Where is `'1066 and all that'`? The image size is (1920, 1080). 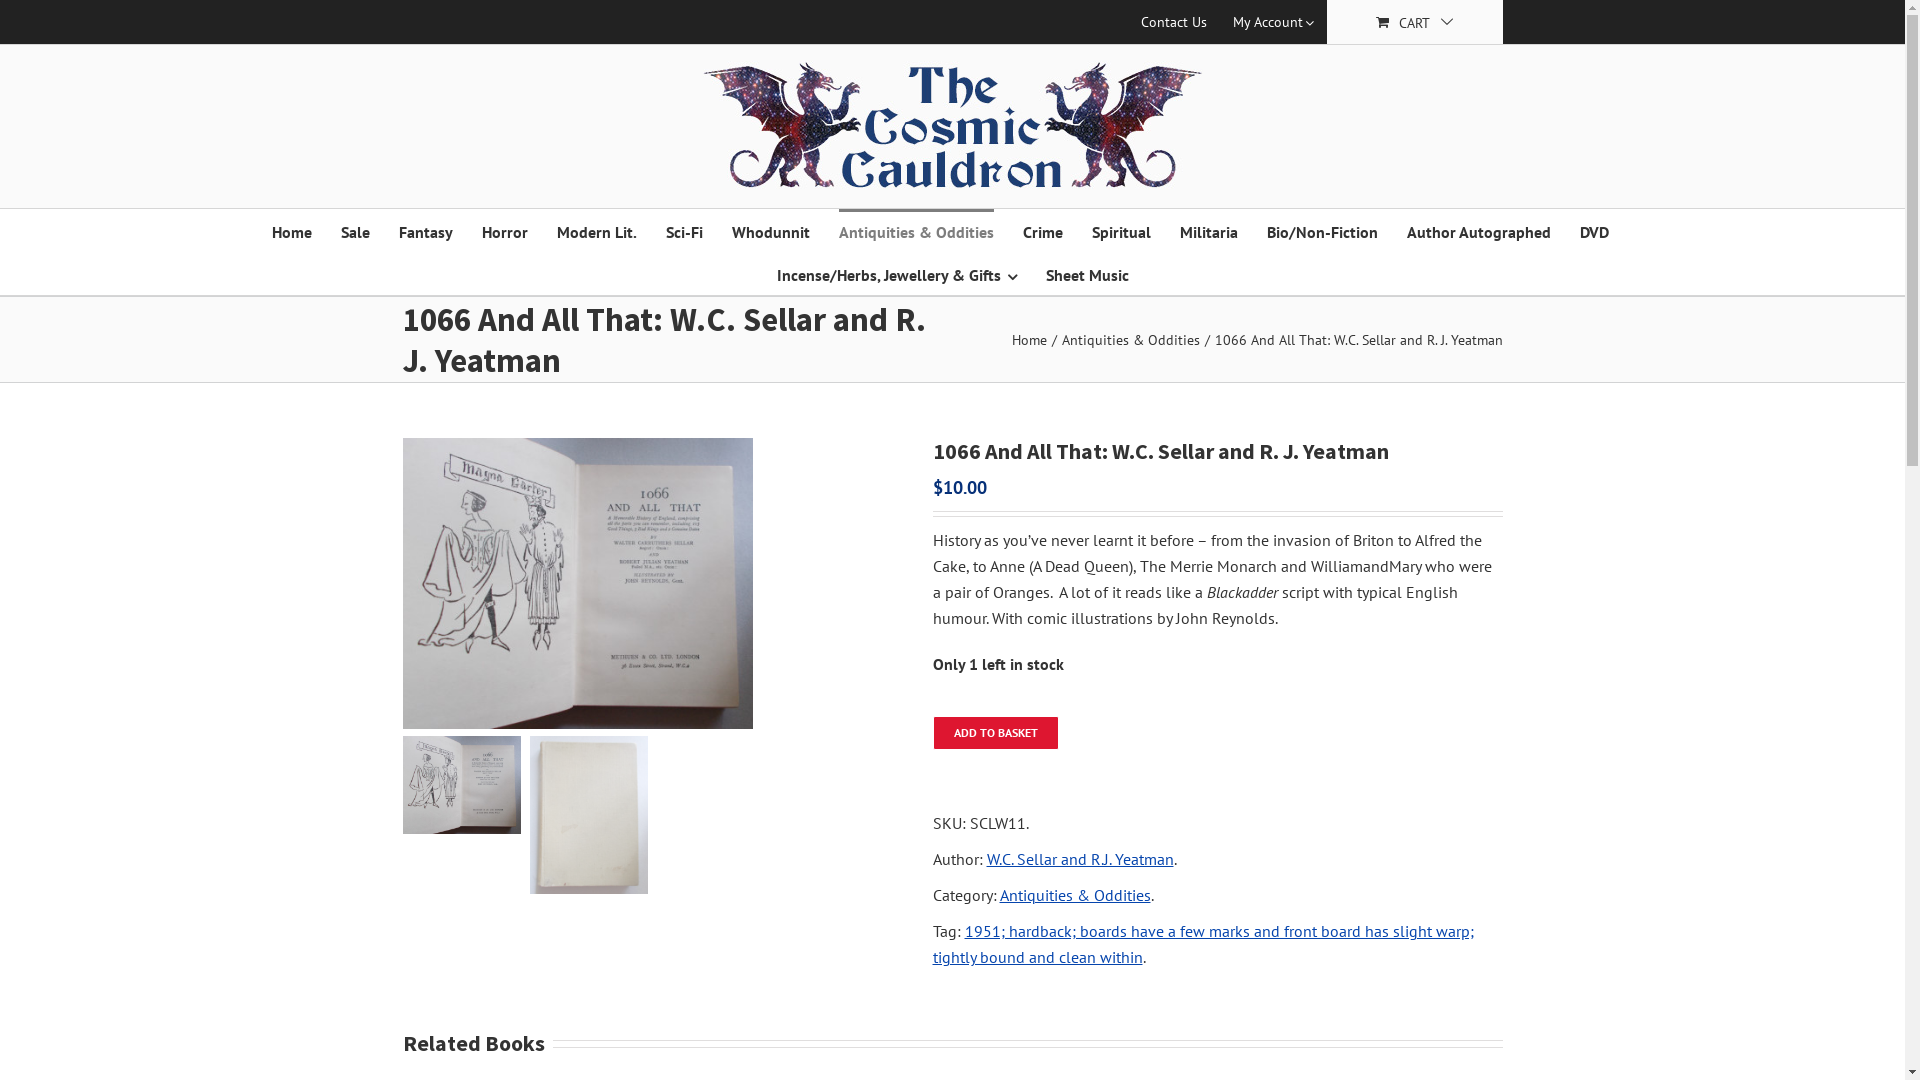
'1066 and all that' is located at coordinates (401, 784).